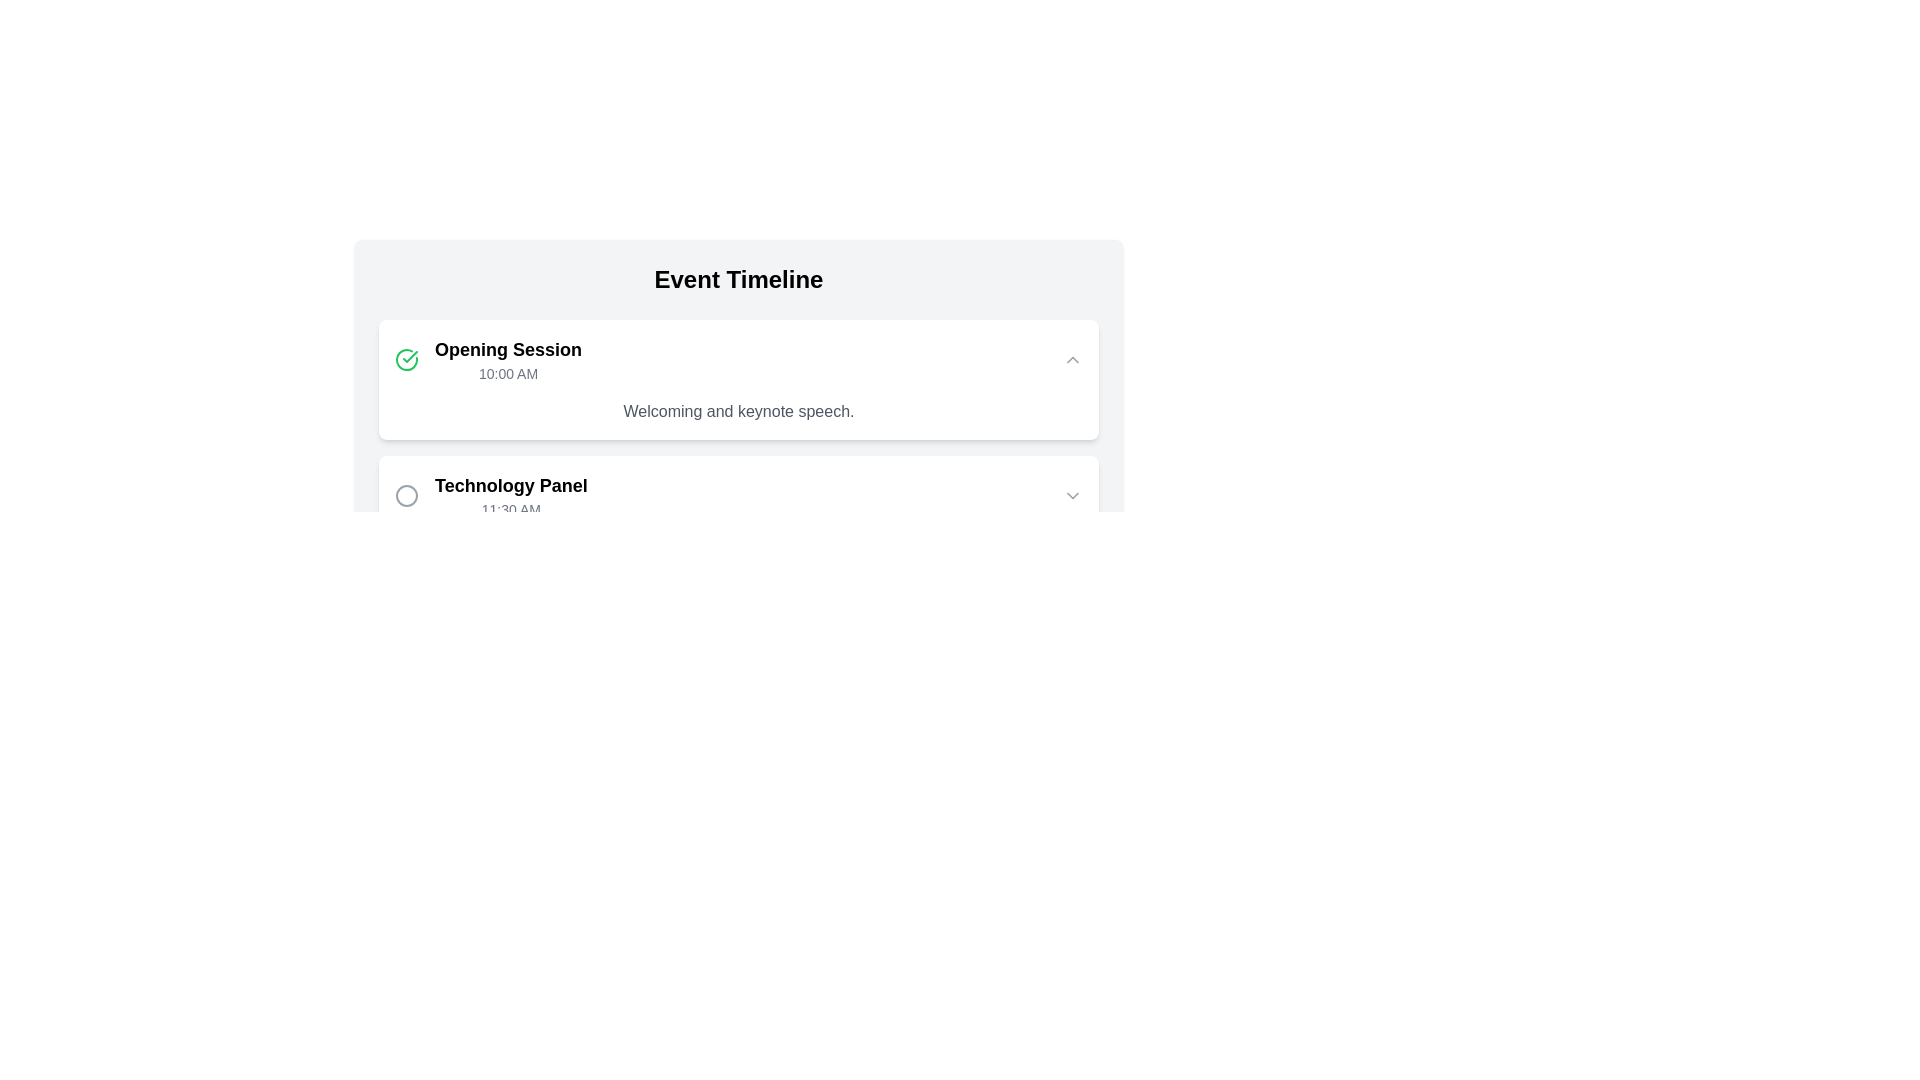 Image resolution: width=1920 pixels, height=1080 pixels. I want to click on the green circular icon with a checkmark and the text 'Opening Session', so click(488, 358).